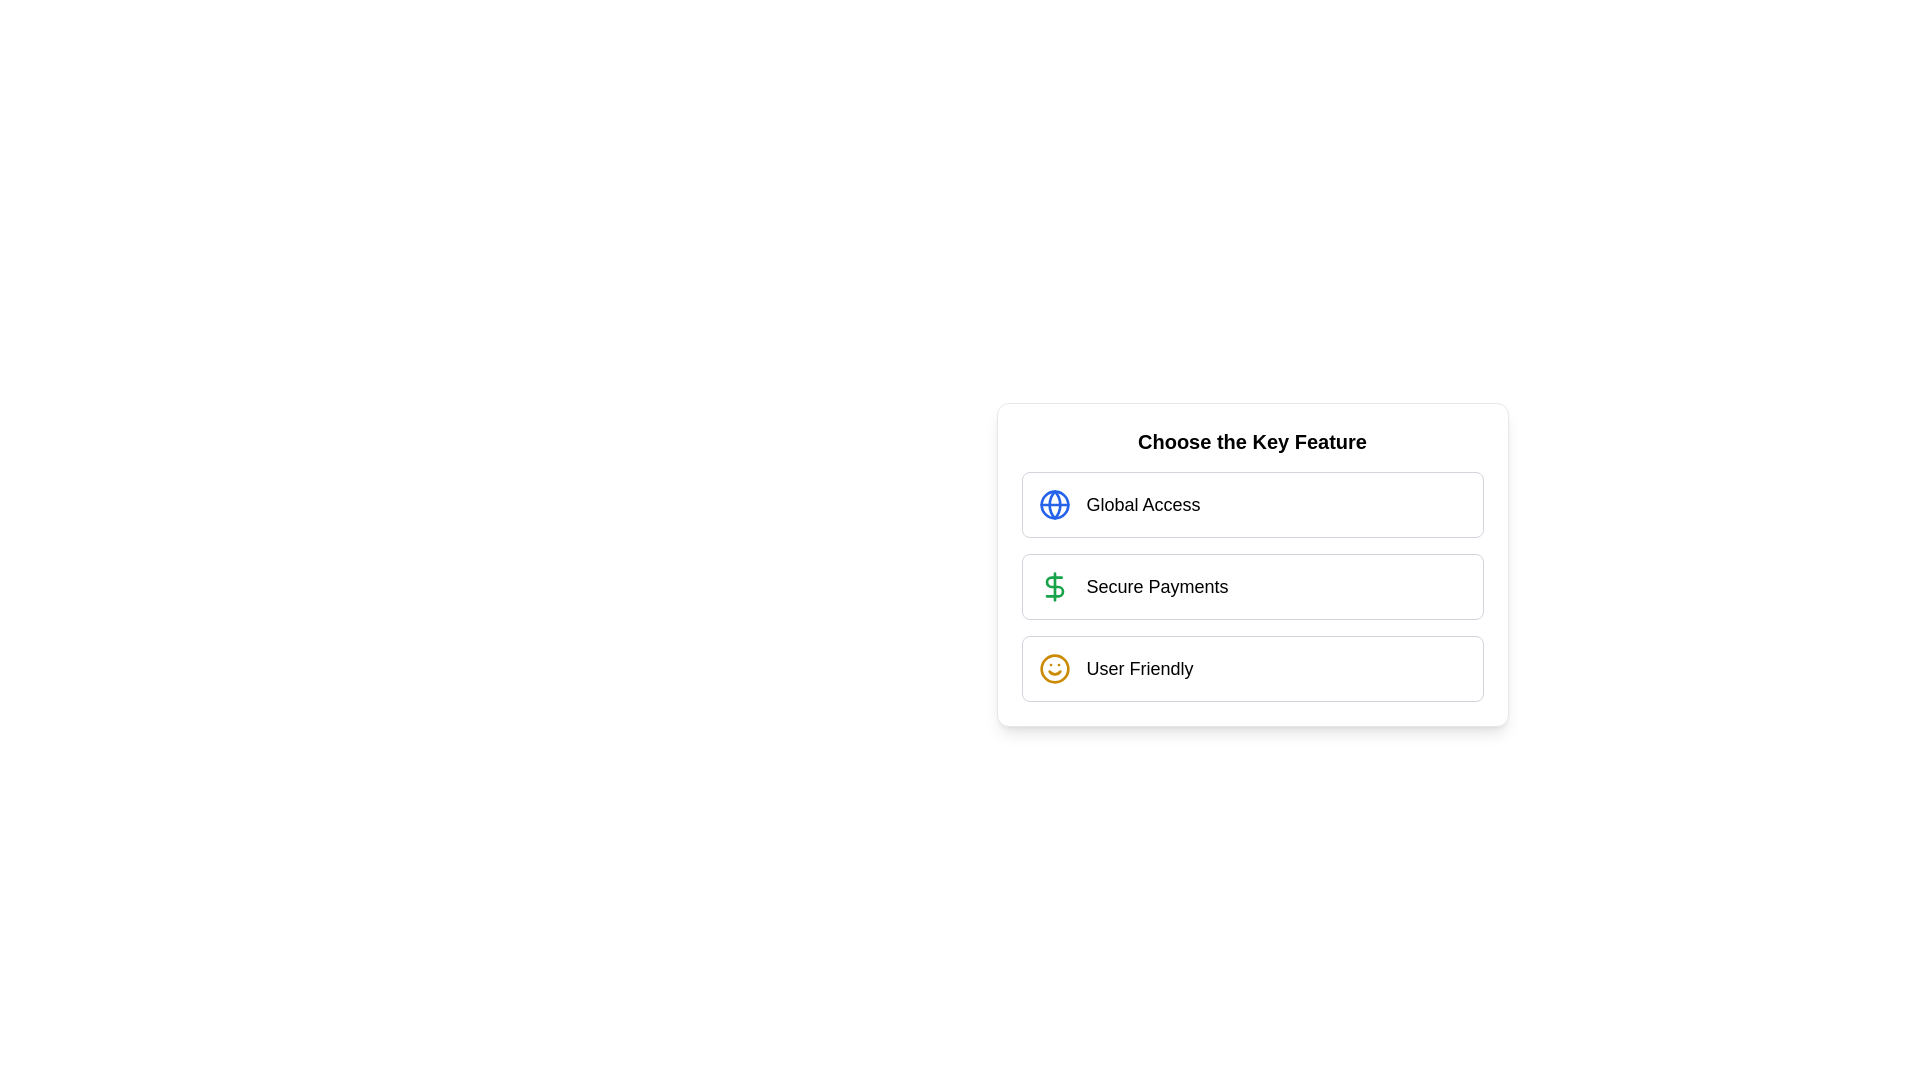  Describe the element at coordinates (1053, 504) in the screenshot. I see `the blue globe icon located adjacent to the 'Global Access' label in the upper section of the vertical list` at that location.